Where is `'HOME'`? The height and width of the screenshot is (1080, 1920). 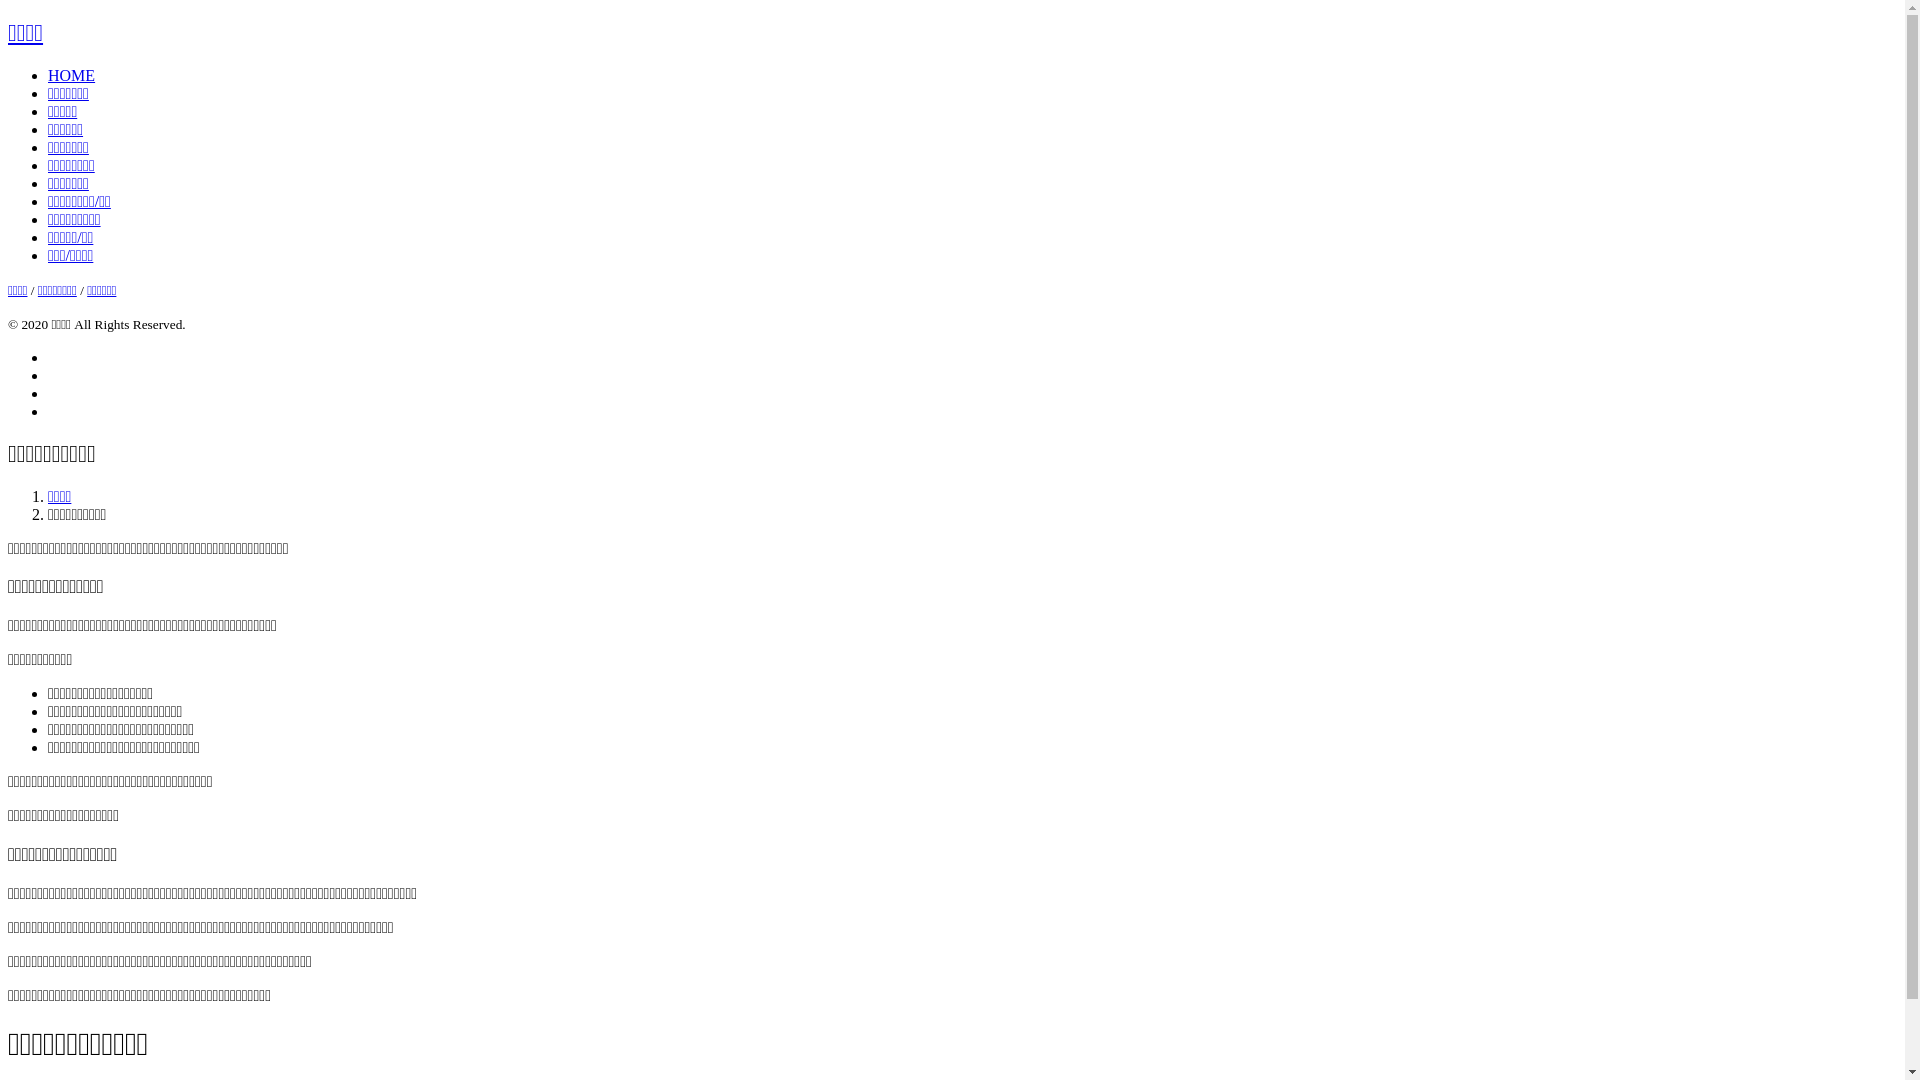
'HOME' is located at coordinates (71, 74).